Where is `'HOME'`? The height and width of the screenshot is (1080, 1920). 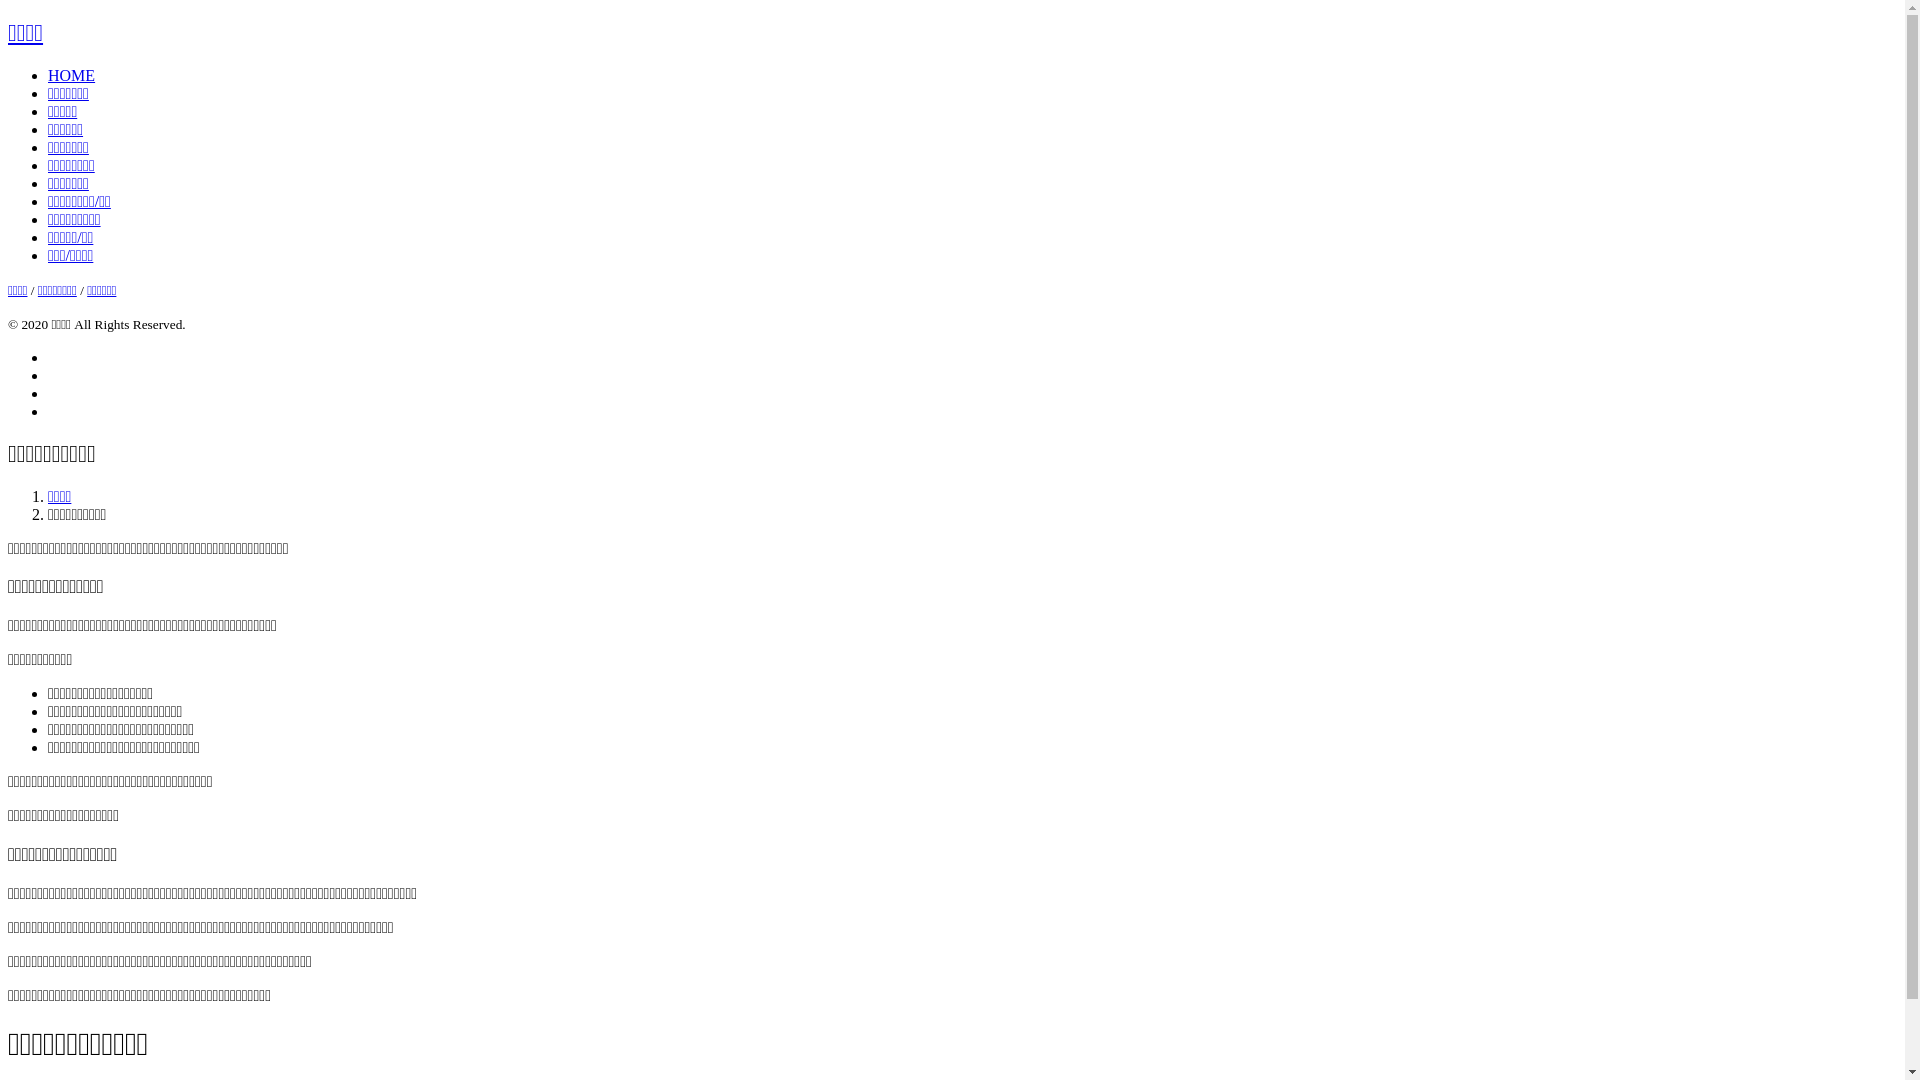
'HOME' is located at coordinates (71, 74).